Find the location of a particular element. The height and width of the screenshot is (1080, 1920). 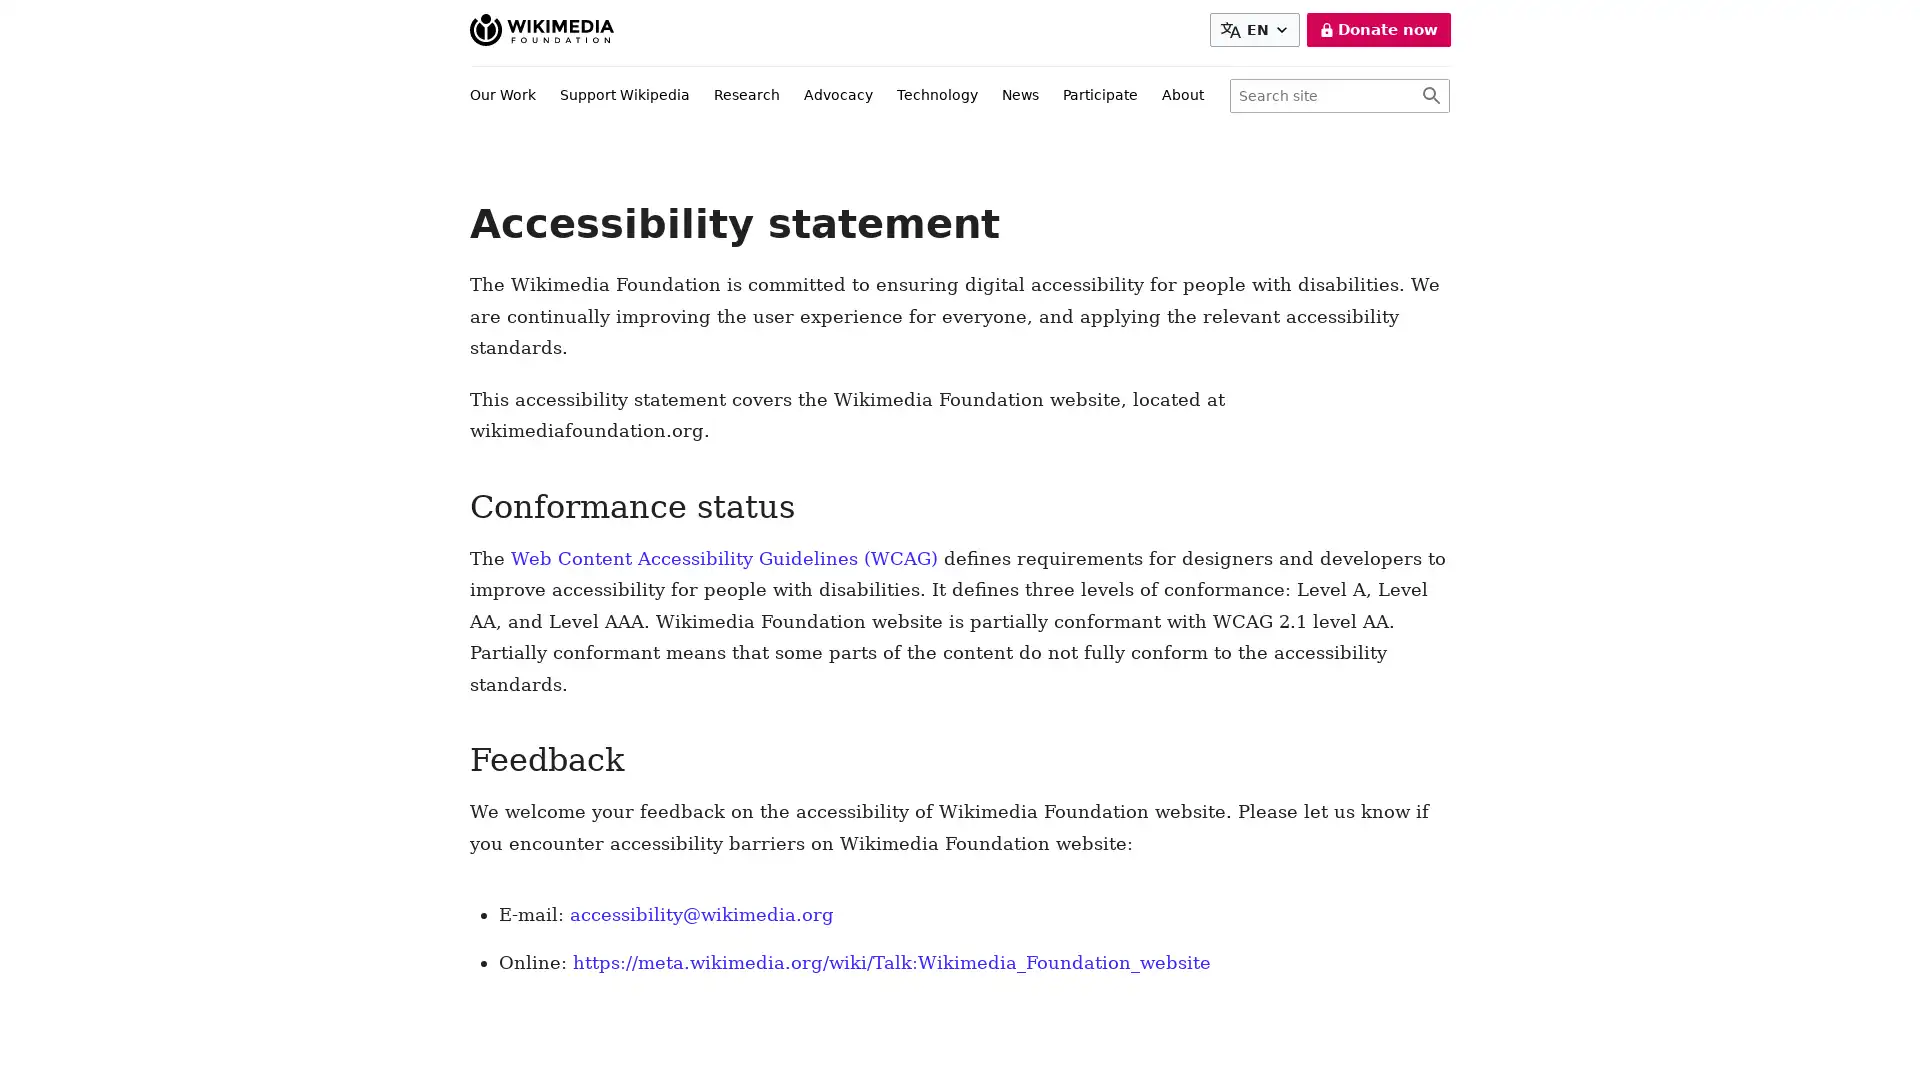

CURRENT LANGUAGE: EN is located at coordinates (1257, 30).